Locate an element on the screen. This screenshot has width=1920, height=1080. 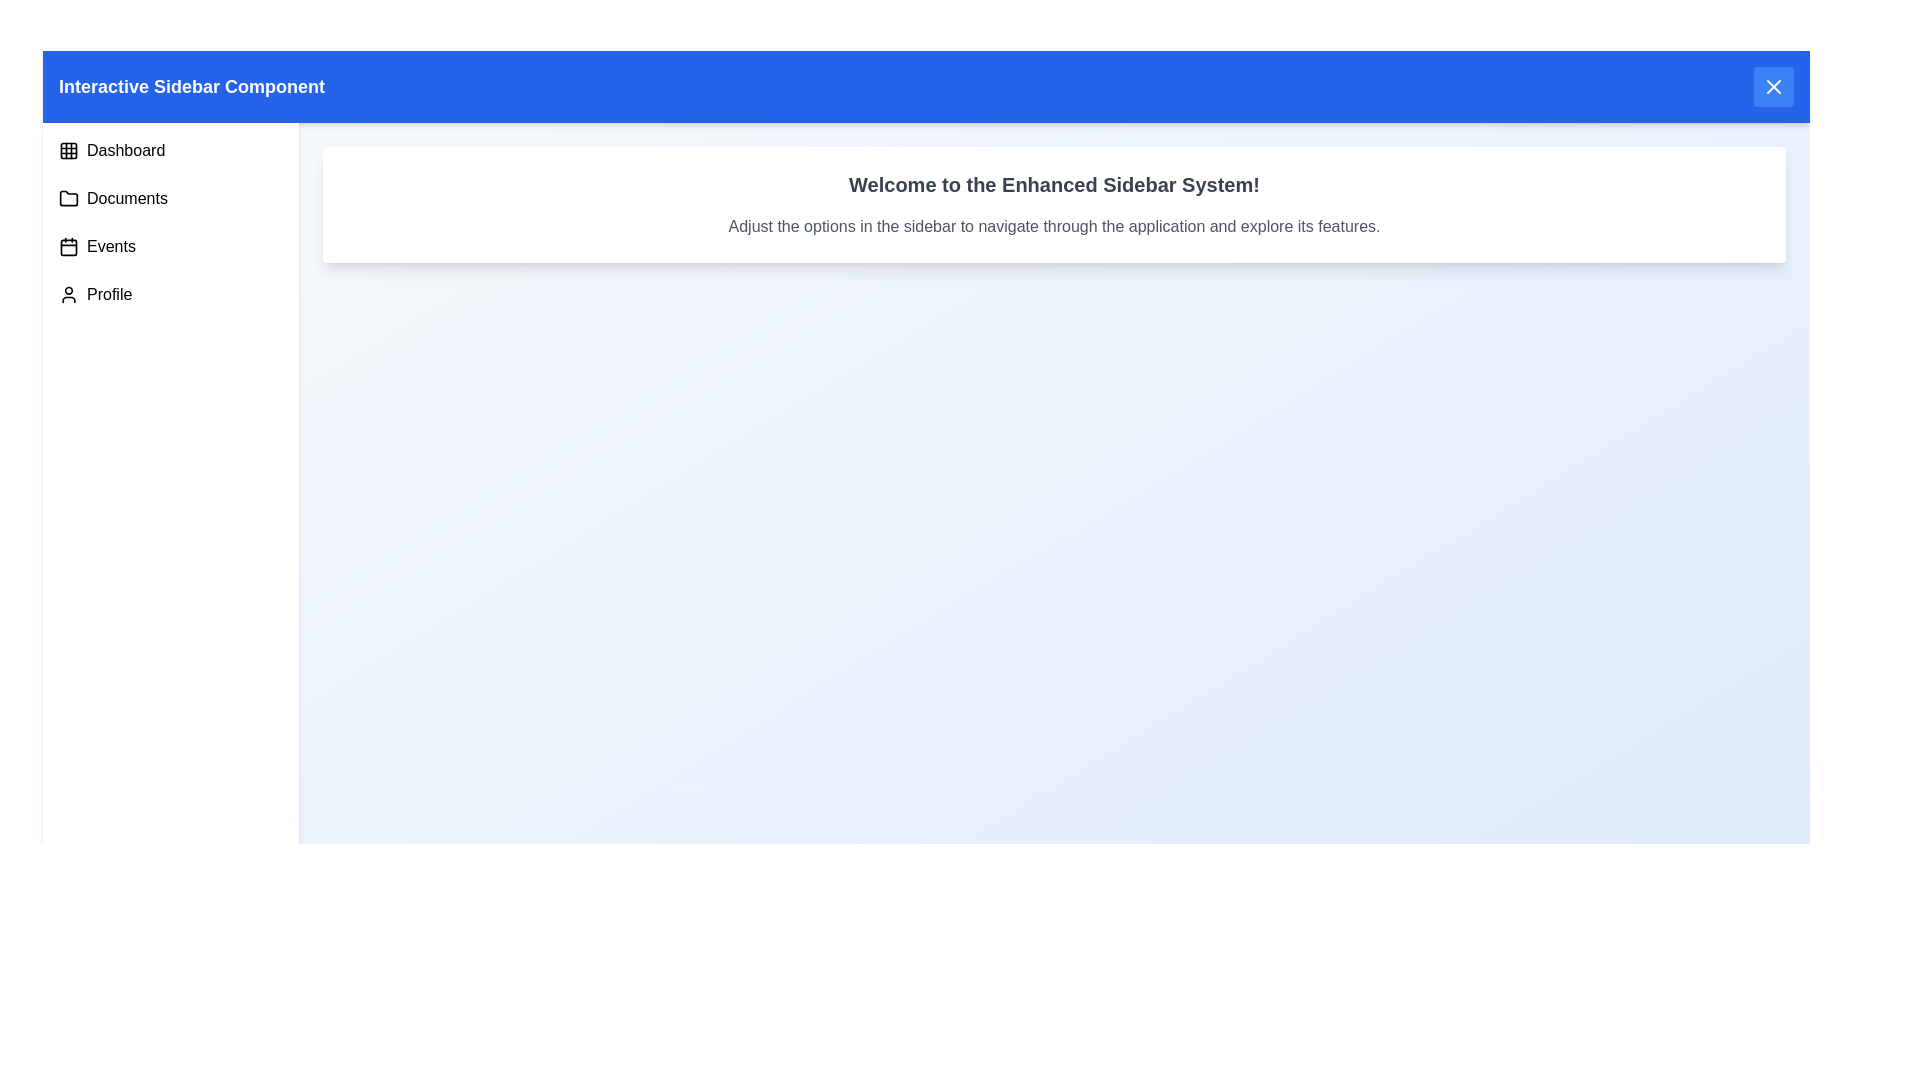
the small folder icon located next to the 'Documents' label in the vertical navigation sidebar, positioned second from the top between 'Dashboard' and 'Events' is located at coordinates (68, 198).